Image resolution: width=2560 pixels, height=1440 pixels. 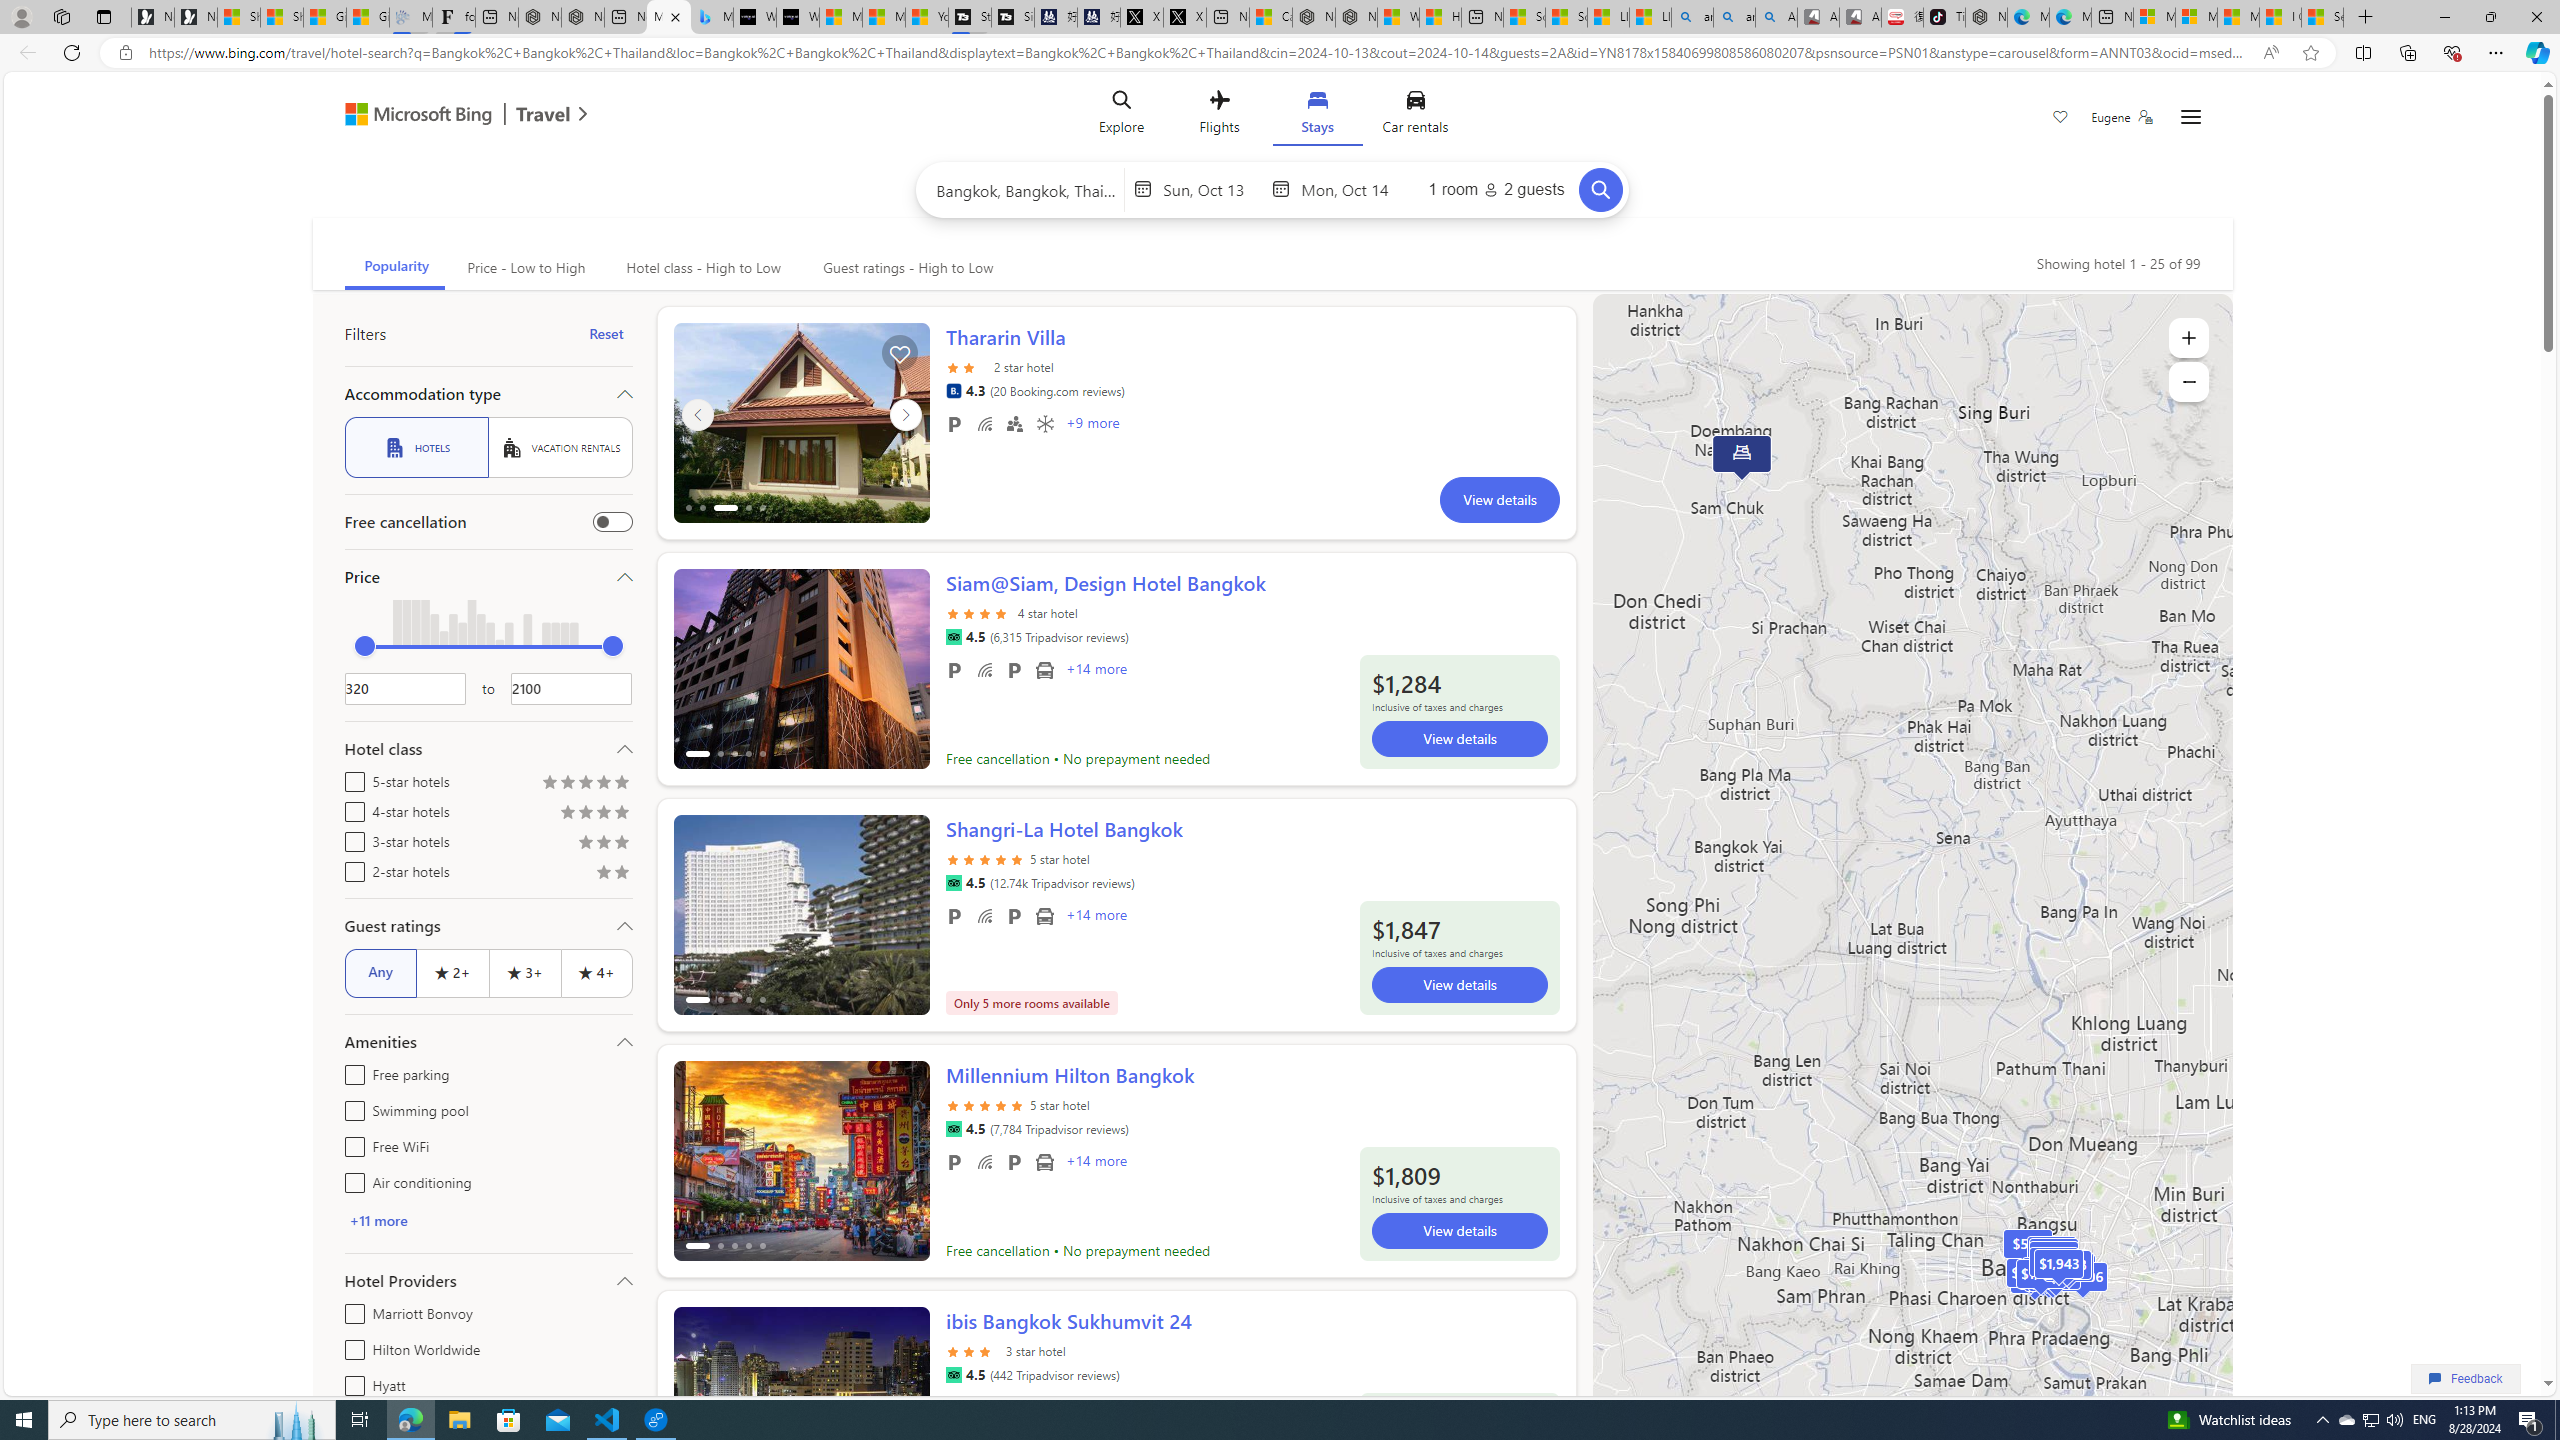 What do you see at coordinates (1733, 16) in the screenshot?
I see `'amazon - Search Images'` at bounding box center [1733, 16].